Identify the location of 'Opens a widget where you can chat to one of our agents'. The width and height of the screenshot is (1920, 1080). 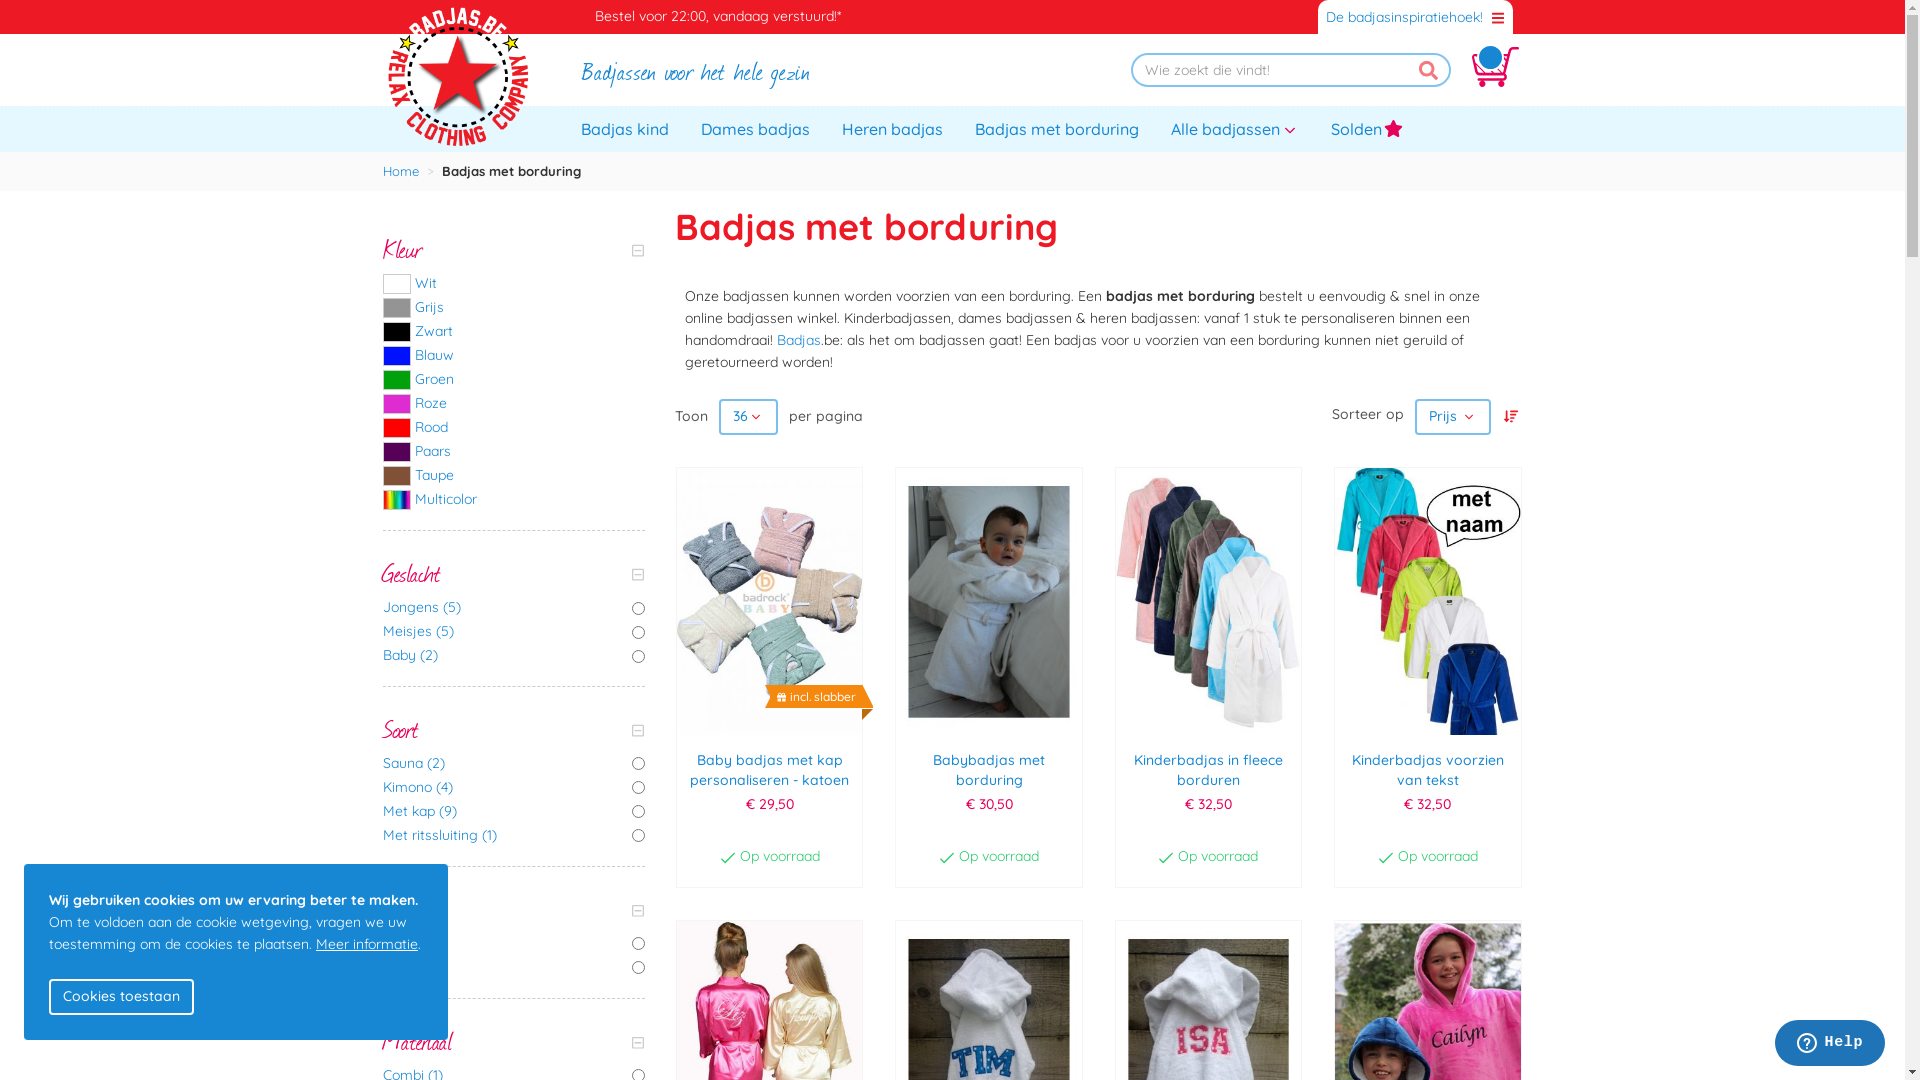
(1774, 1044).